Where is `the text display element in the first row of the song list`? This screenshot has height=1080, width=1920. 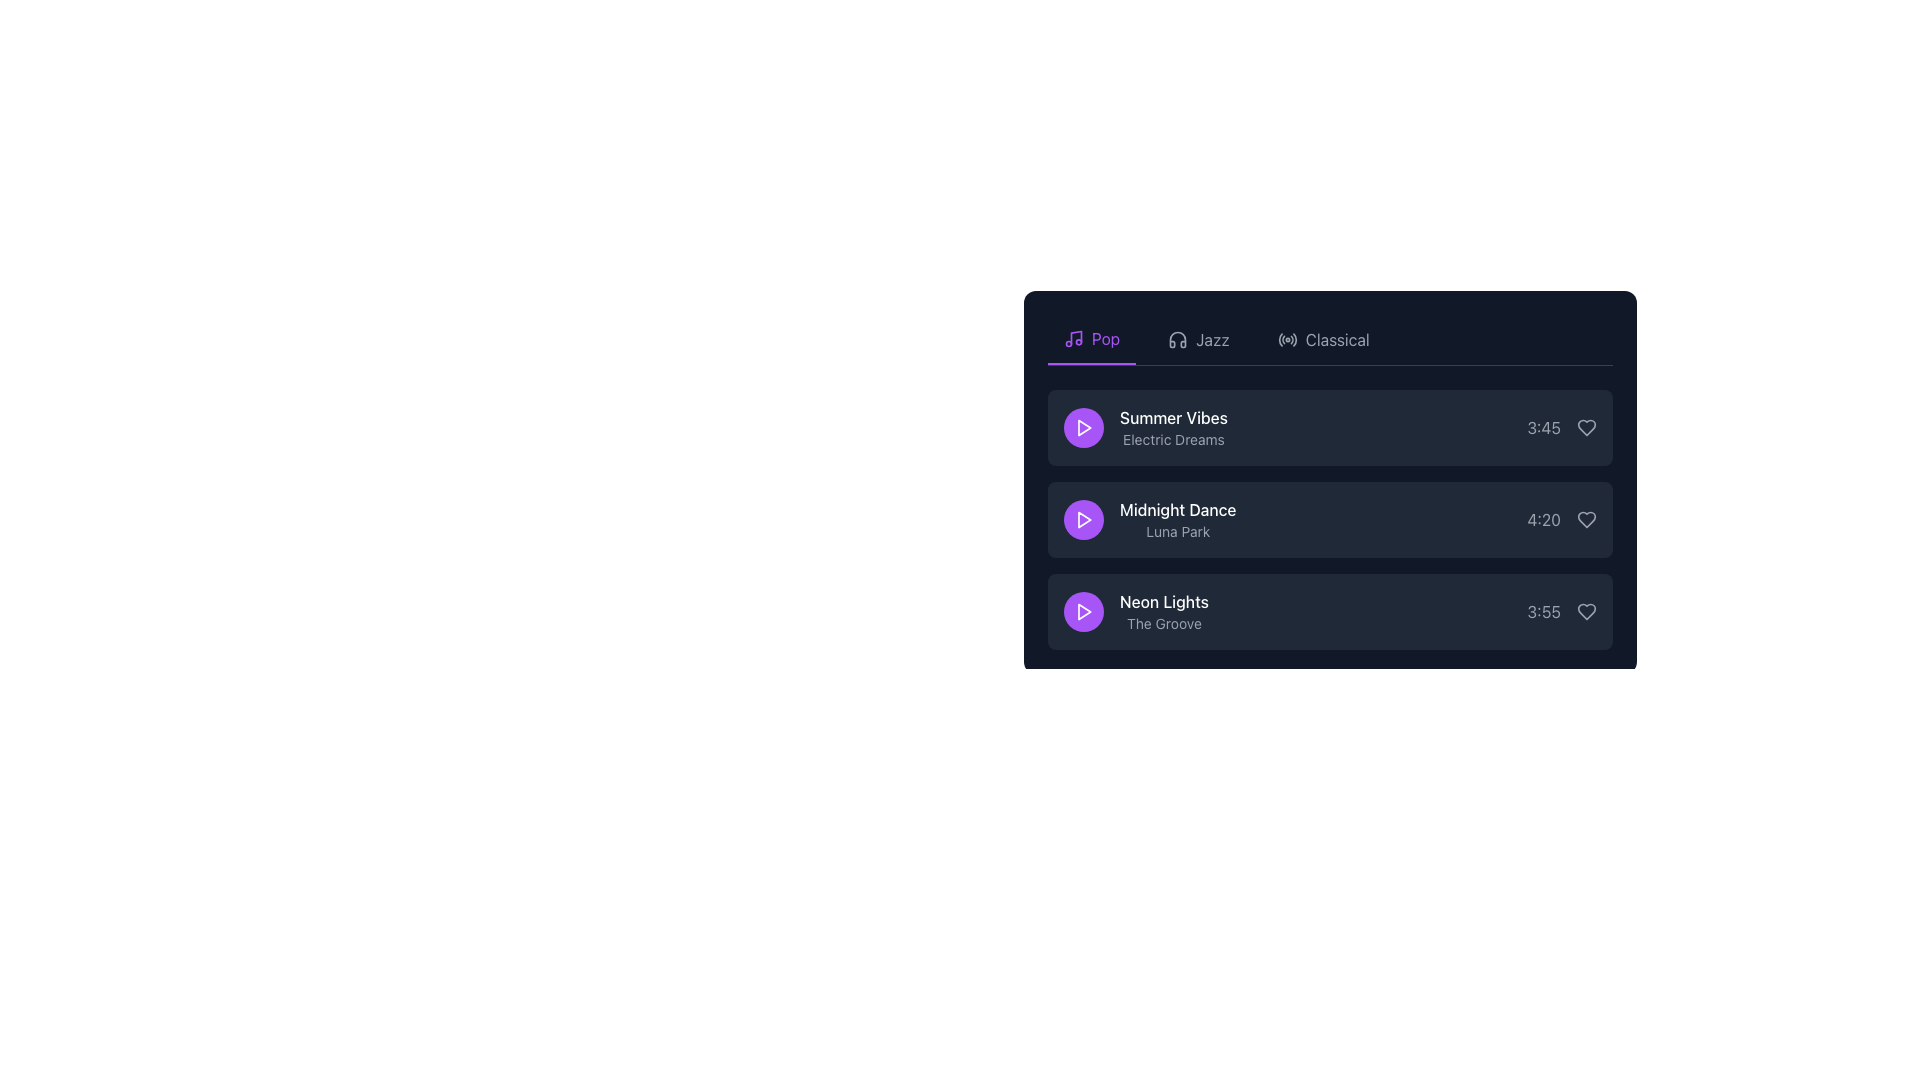 the text display element in the first row of the song list is located at coordinates (1145, 427).